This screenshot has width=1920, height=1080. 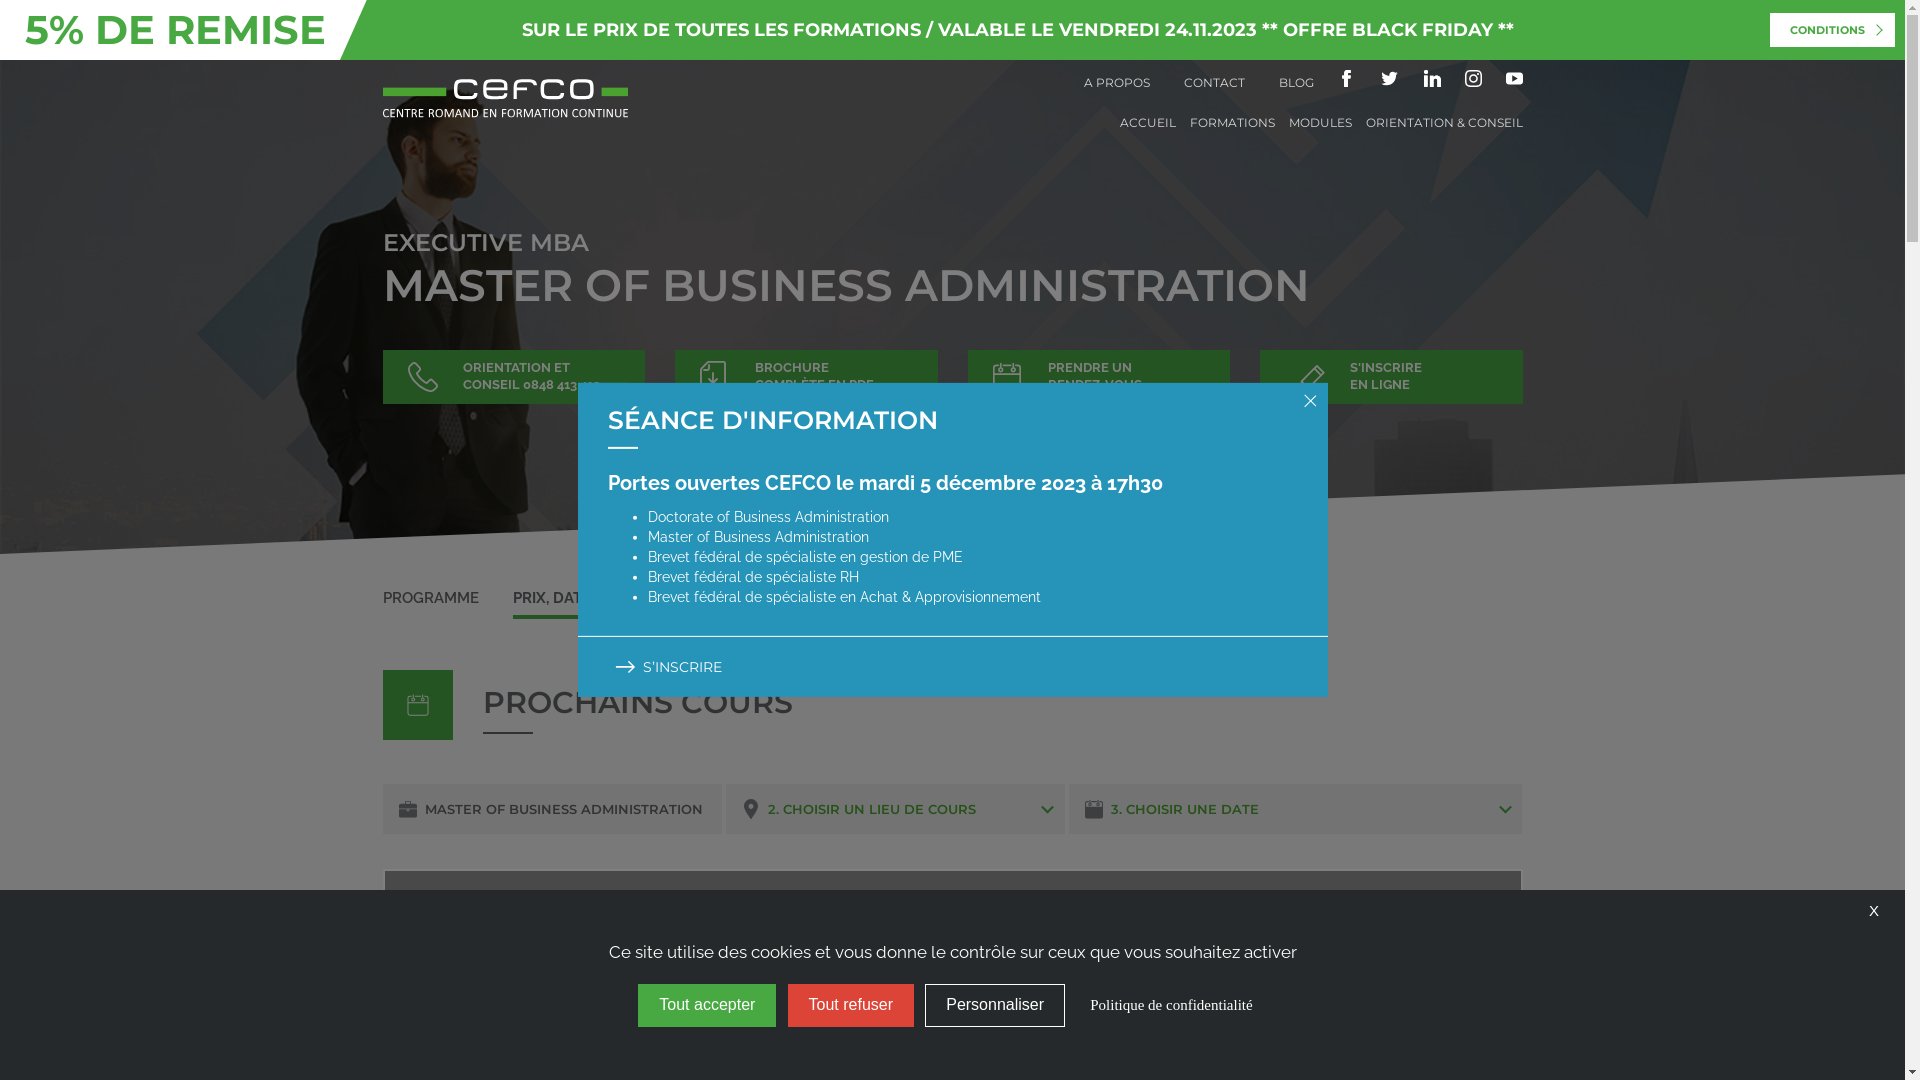 What do you see at coordinates (1184, 81) in the screenshot?
I see `'CONTACT'` at bounding box center [1184, 81].